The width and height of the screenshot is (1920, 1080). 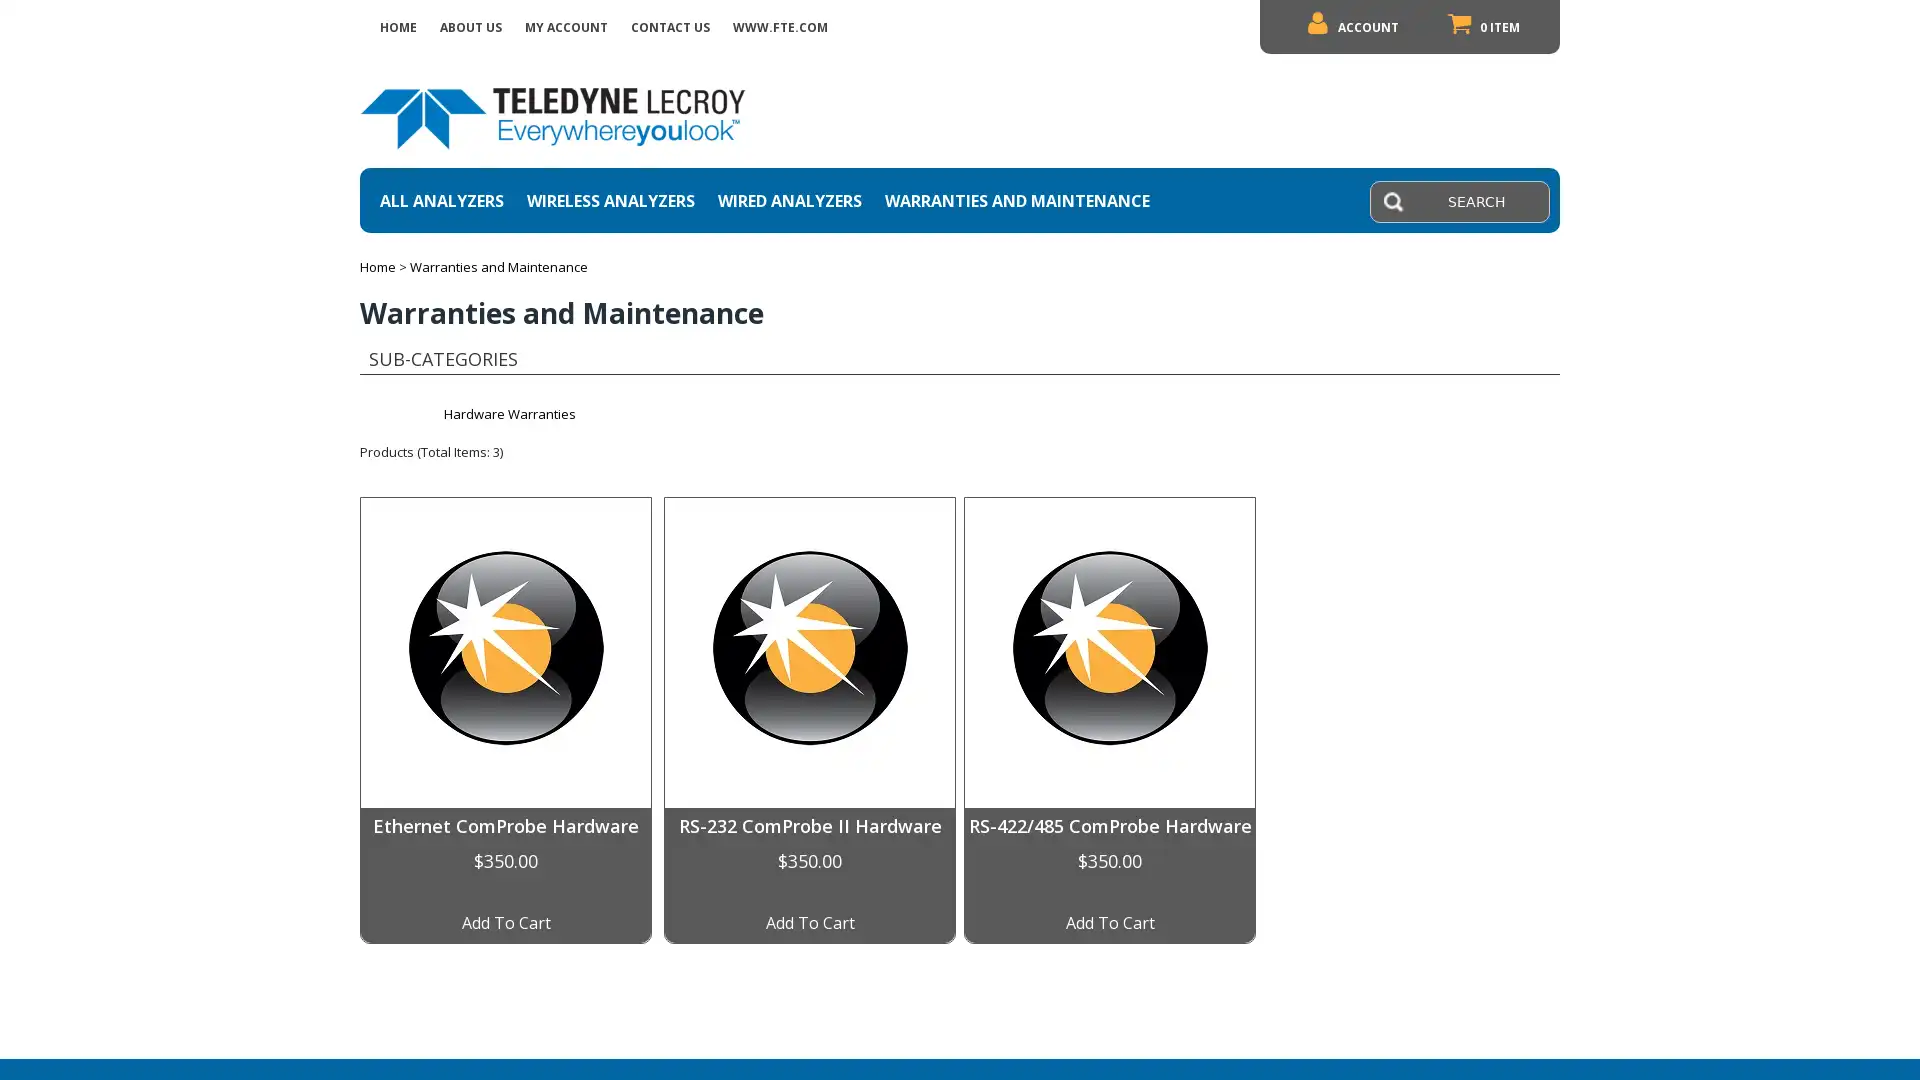 What do you see at coordinates (1108, 921) in the screenshot?
I see `Add To Cart` at bounding box center [1108, 921].